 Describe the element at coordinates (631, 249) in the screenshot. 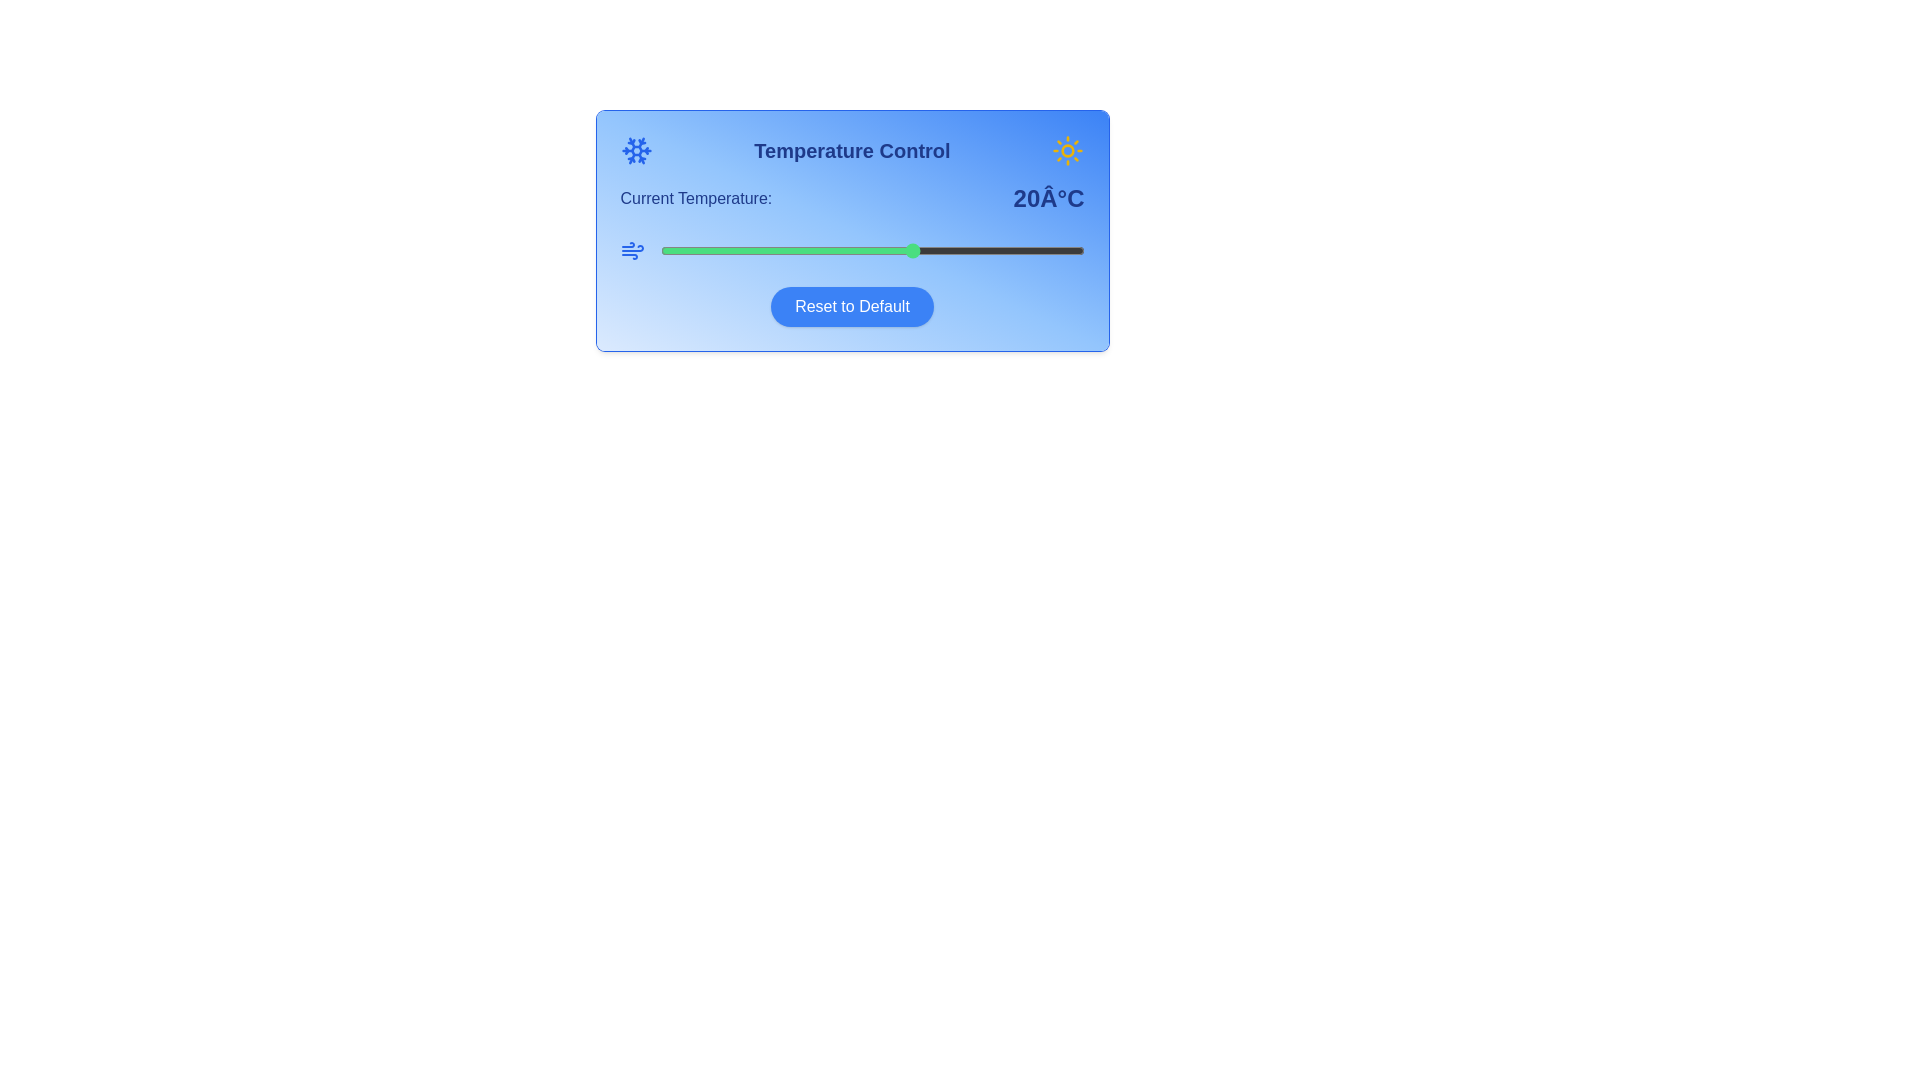

I see `the wind icon located to the left of the 'Current Temperature' text in the temperature control interface, which serves as a decorative symbol for air movement` at that location.